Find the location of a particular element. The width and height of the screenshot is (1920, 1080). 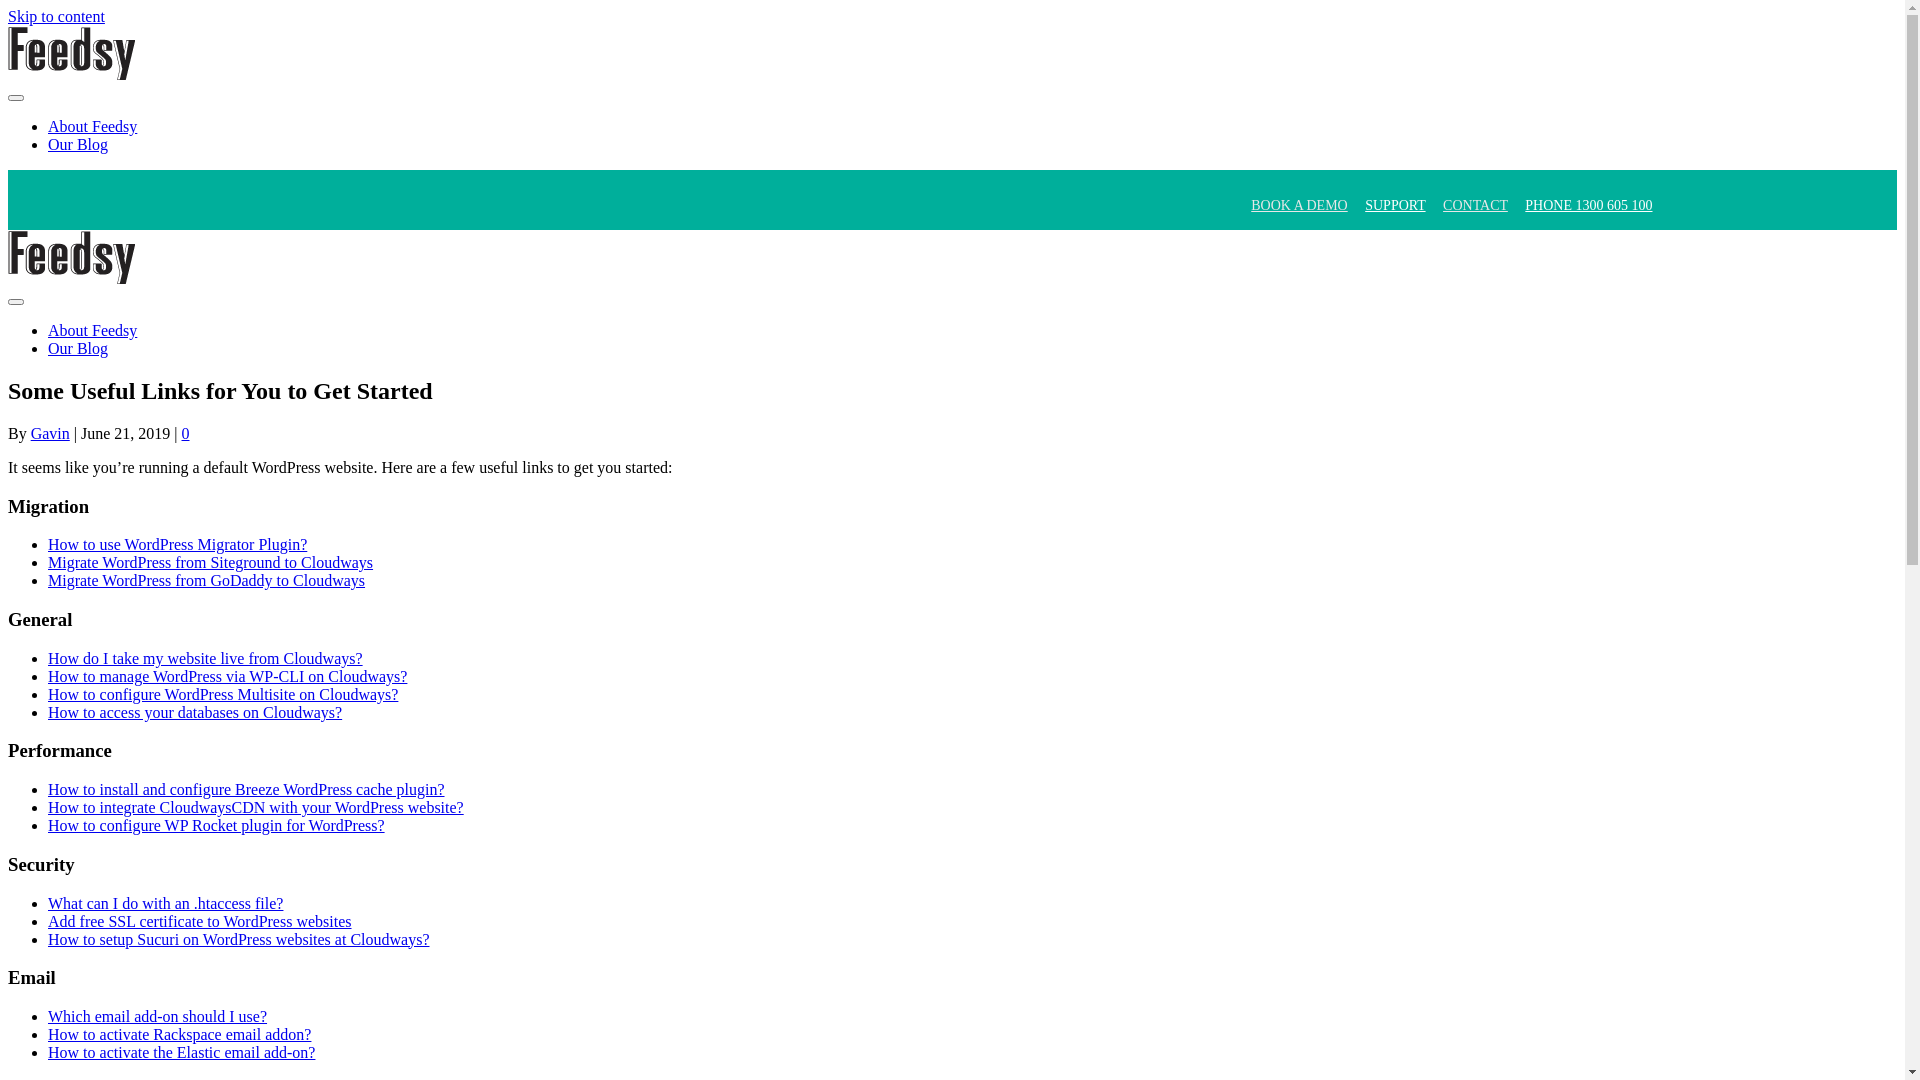

'How to use WordPress Migrator Plugin?' is located at coordinates (177, 544).